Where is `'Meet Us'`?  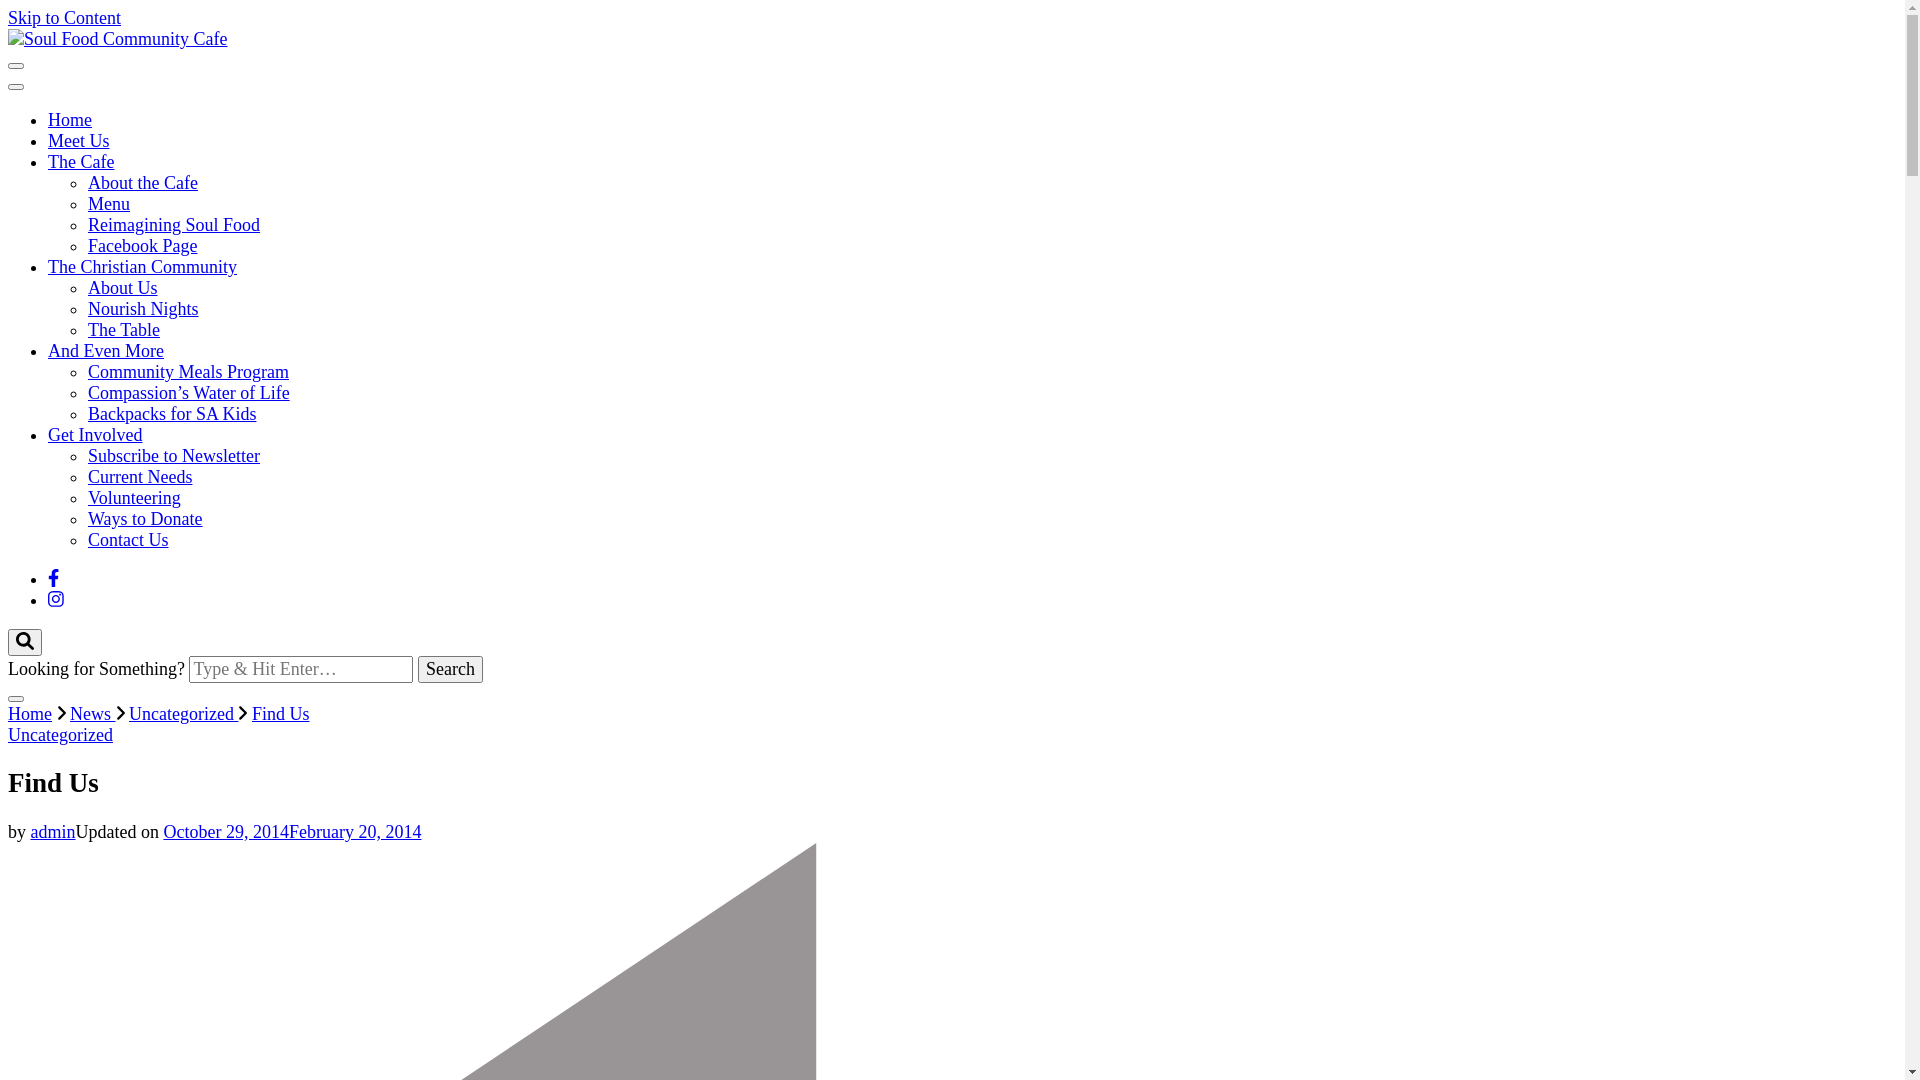
'Meet Us' is located at coordinates (78, 140).